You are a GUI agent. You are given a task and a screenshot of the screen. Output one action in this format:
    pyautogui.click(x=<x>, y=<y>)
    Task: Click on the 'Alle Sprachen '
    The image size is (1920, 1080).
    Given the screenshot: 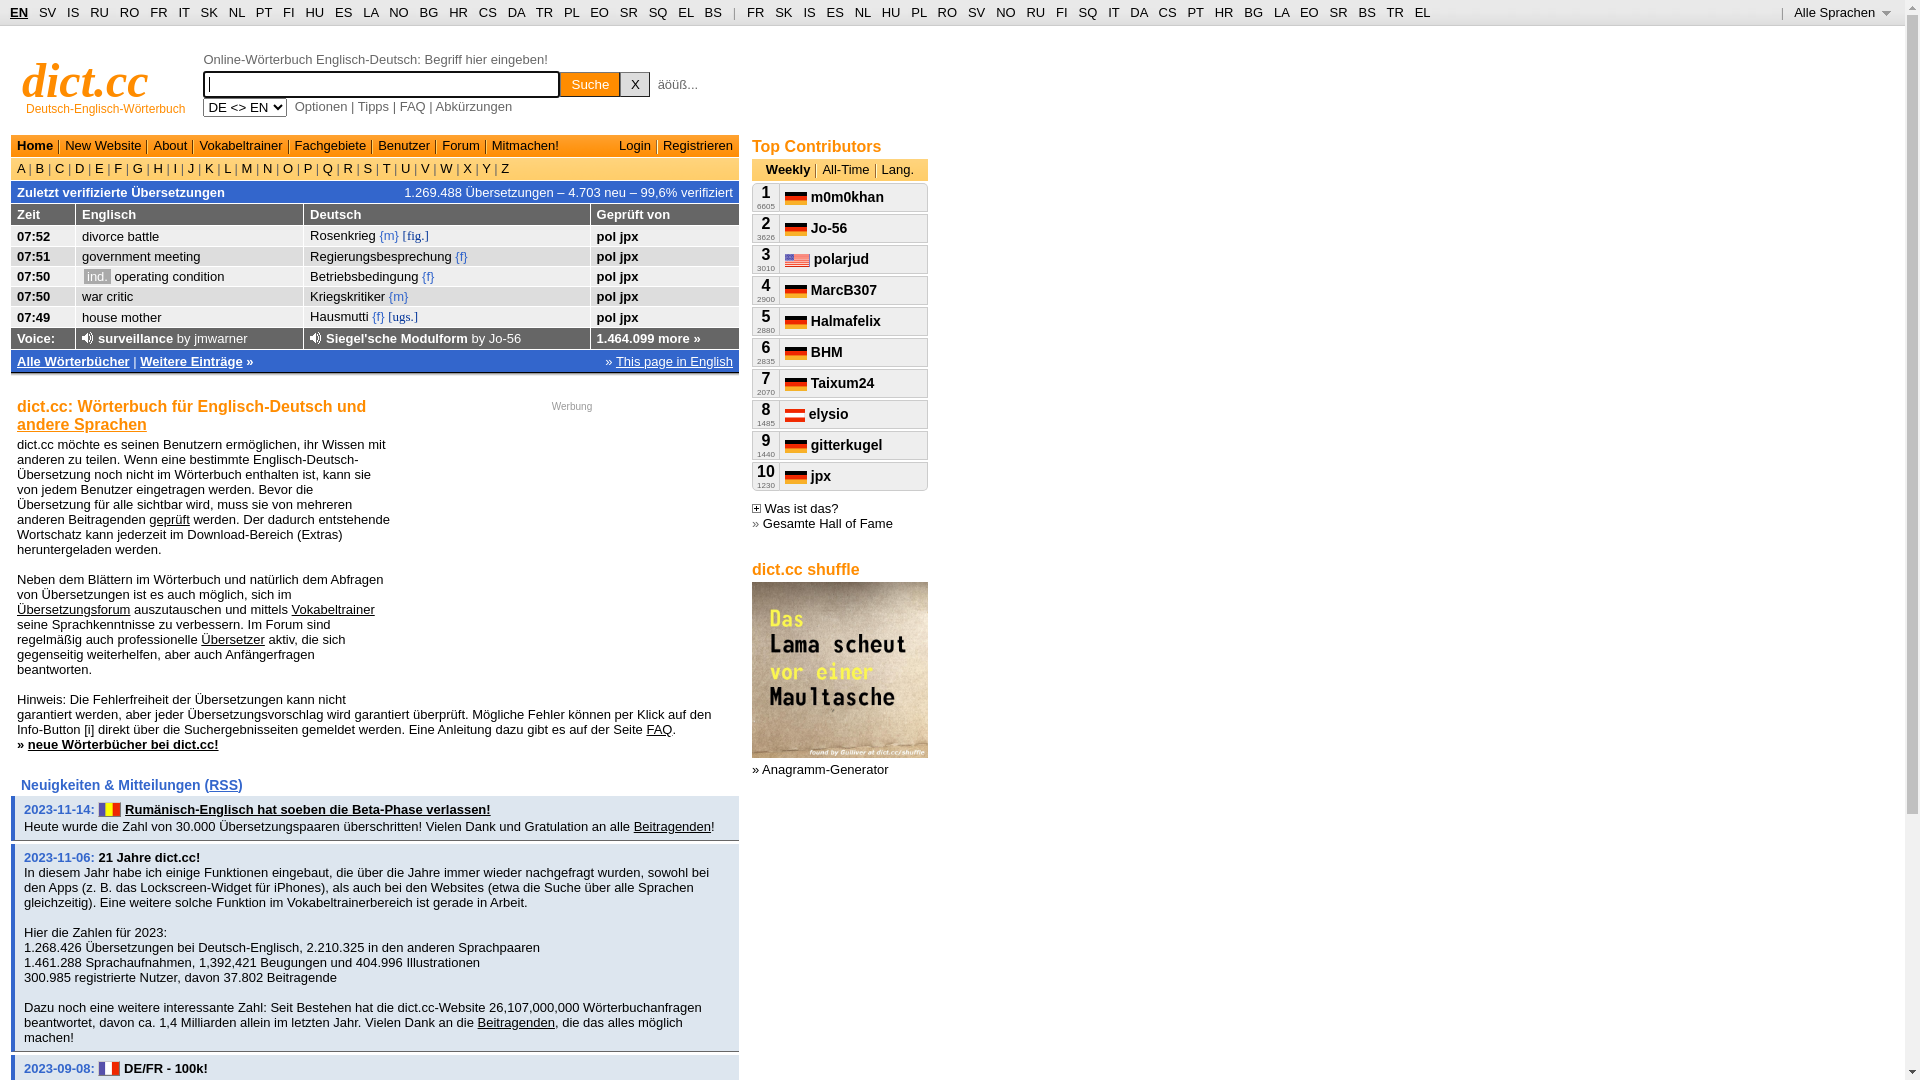 What is the action you would take?
    pyautogui.click(x=1841, y=12)
    